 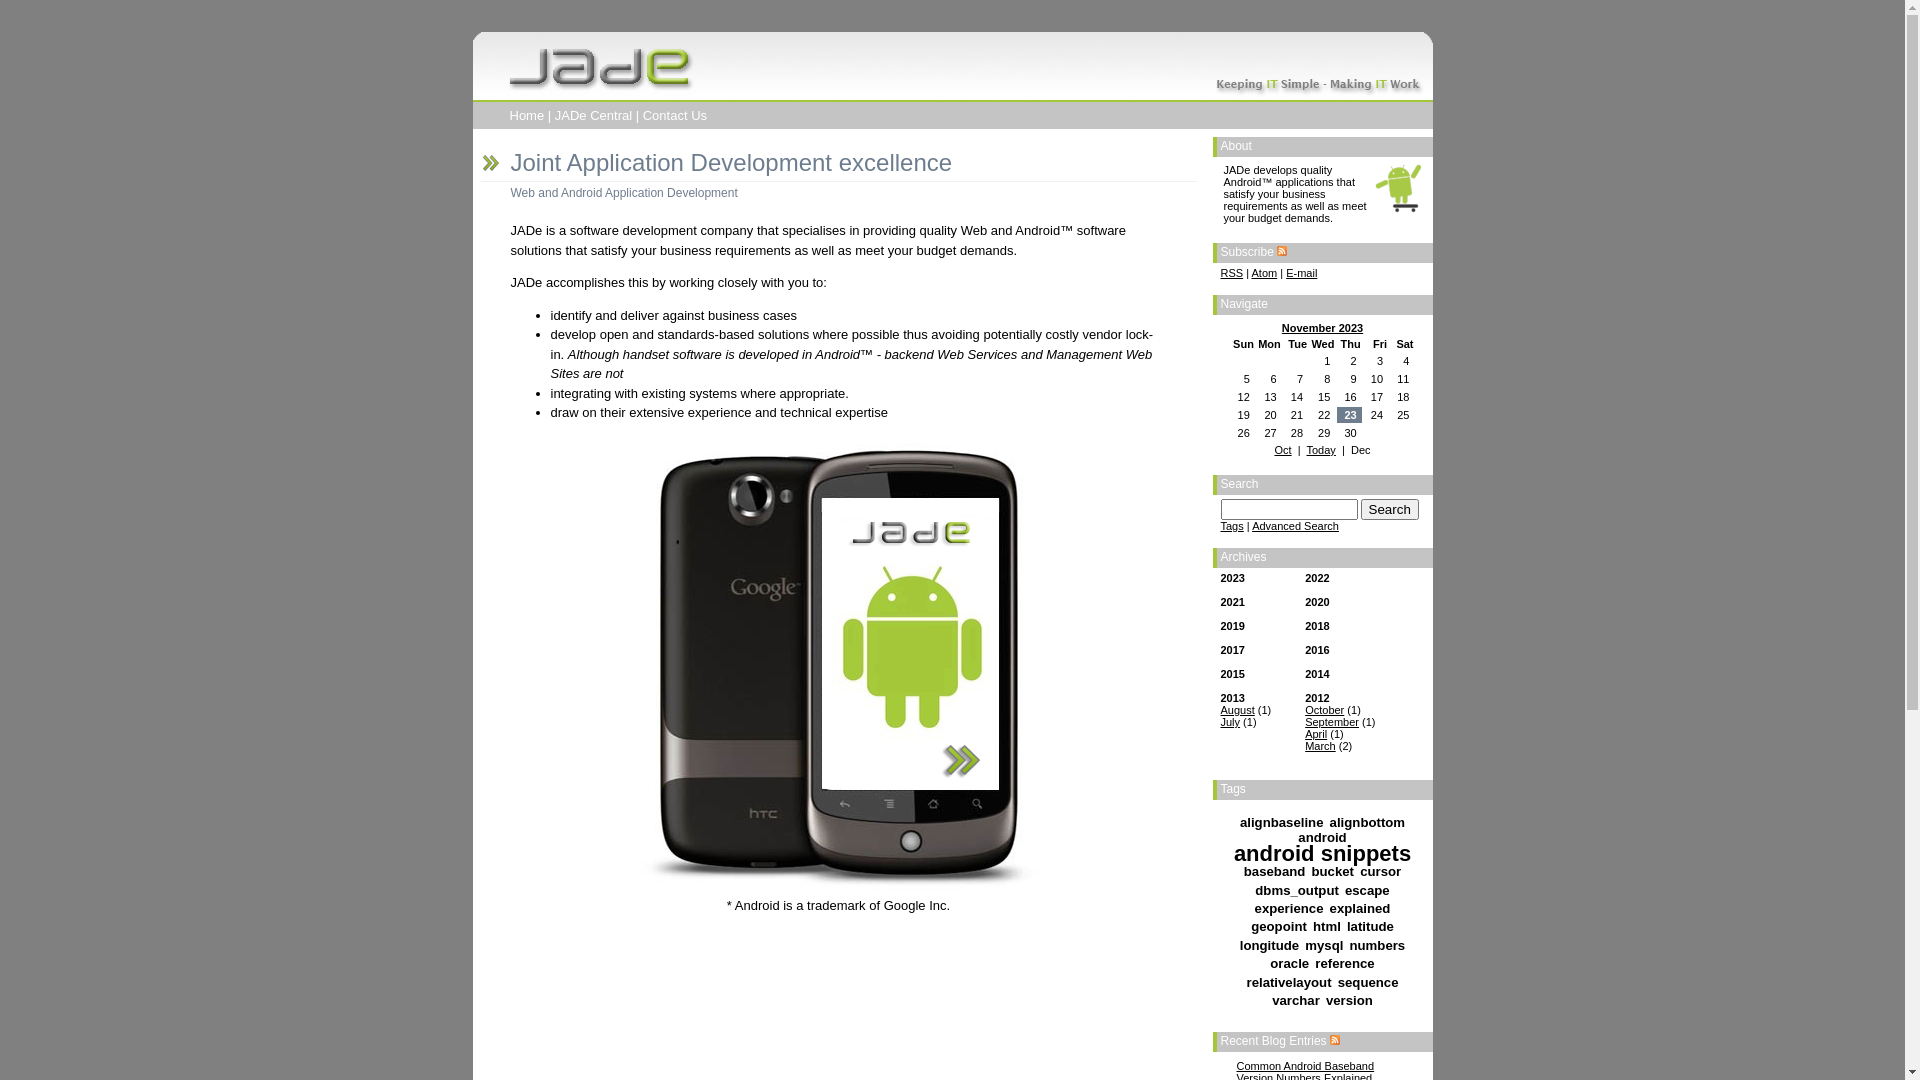 I want to click on 'RSS', so click(x=1230, y=273).